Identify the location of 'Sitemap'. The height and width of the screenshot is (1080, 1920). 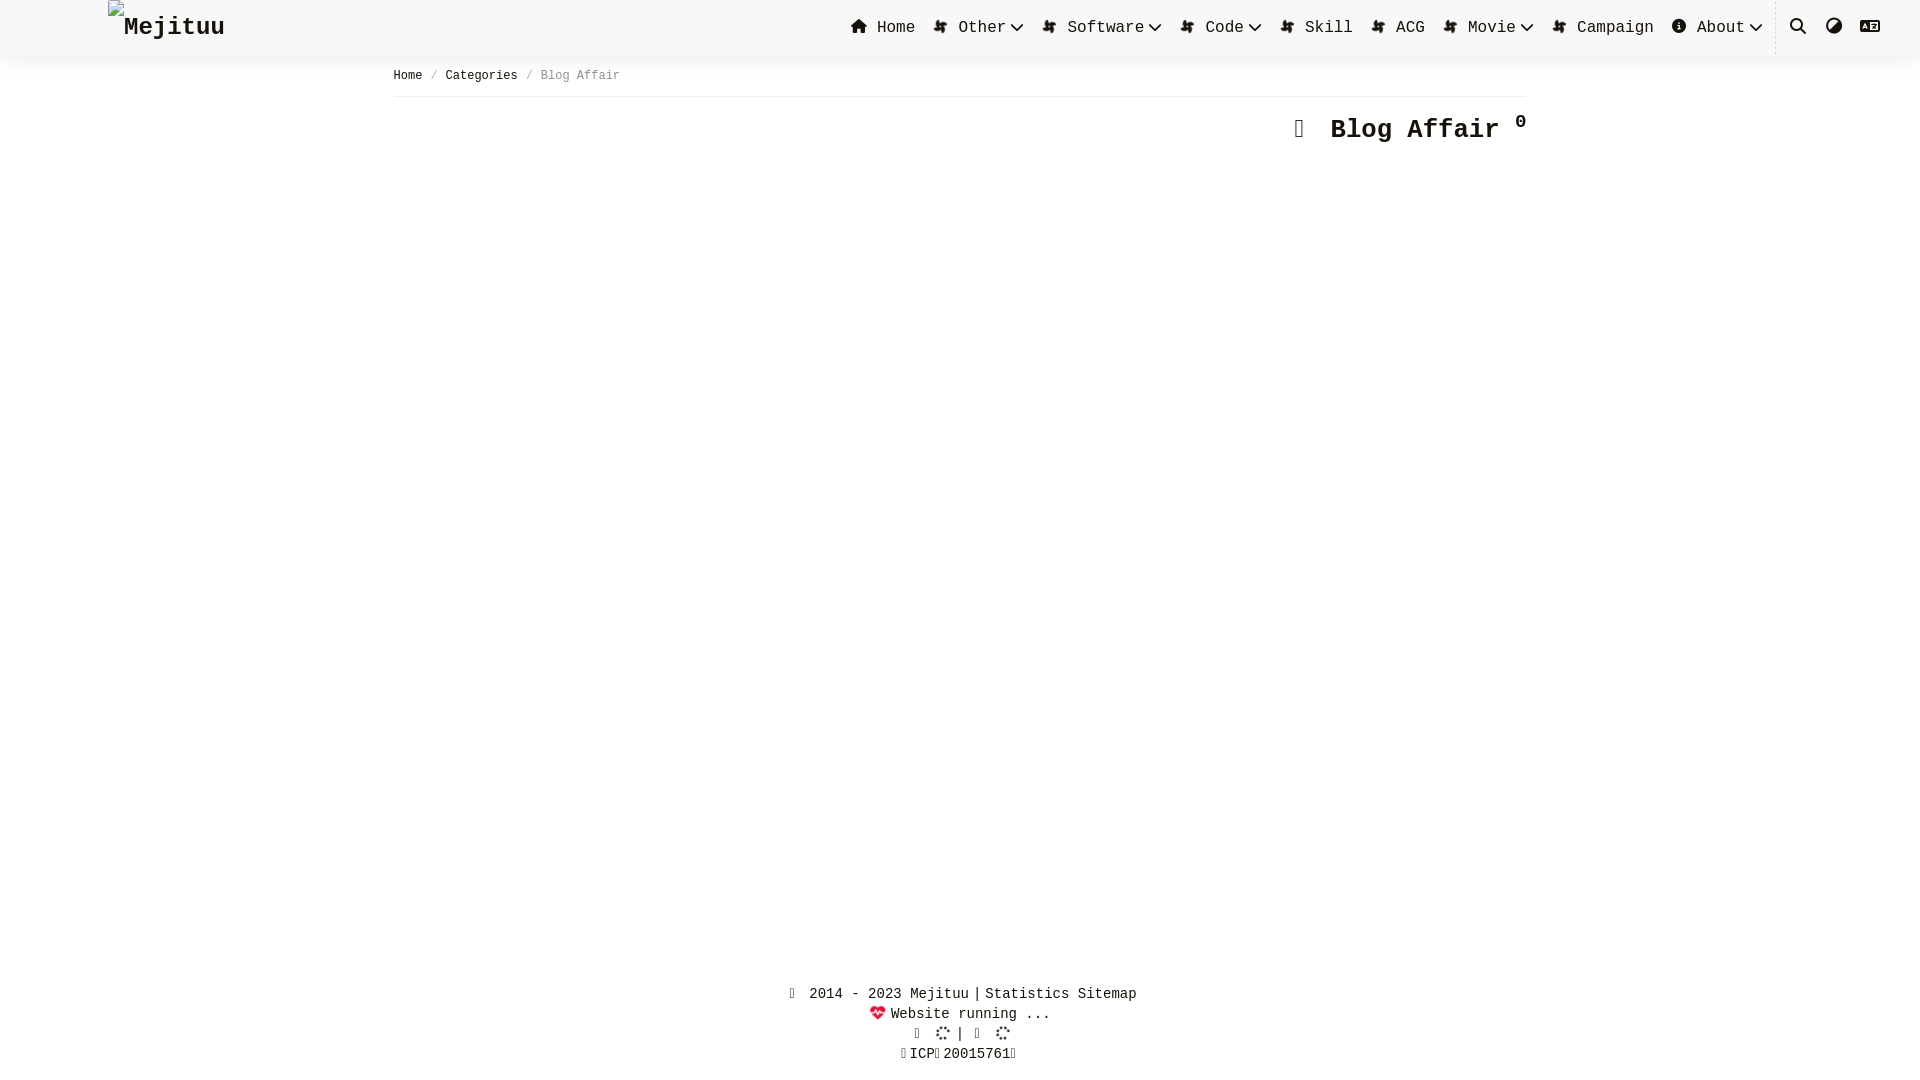
(1106, 994).